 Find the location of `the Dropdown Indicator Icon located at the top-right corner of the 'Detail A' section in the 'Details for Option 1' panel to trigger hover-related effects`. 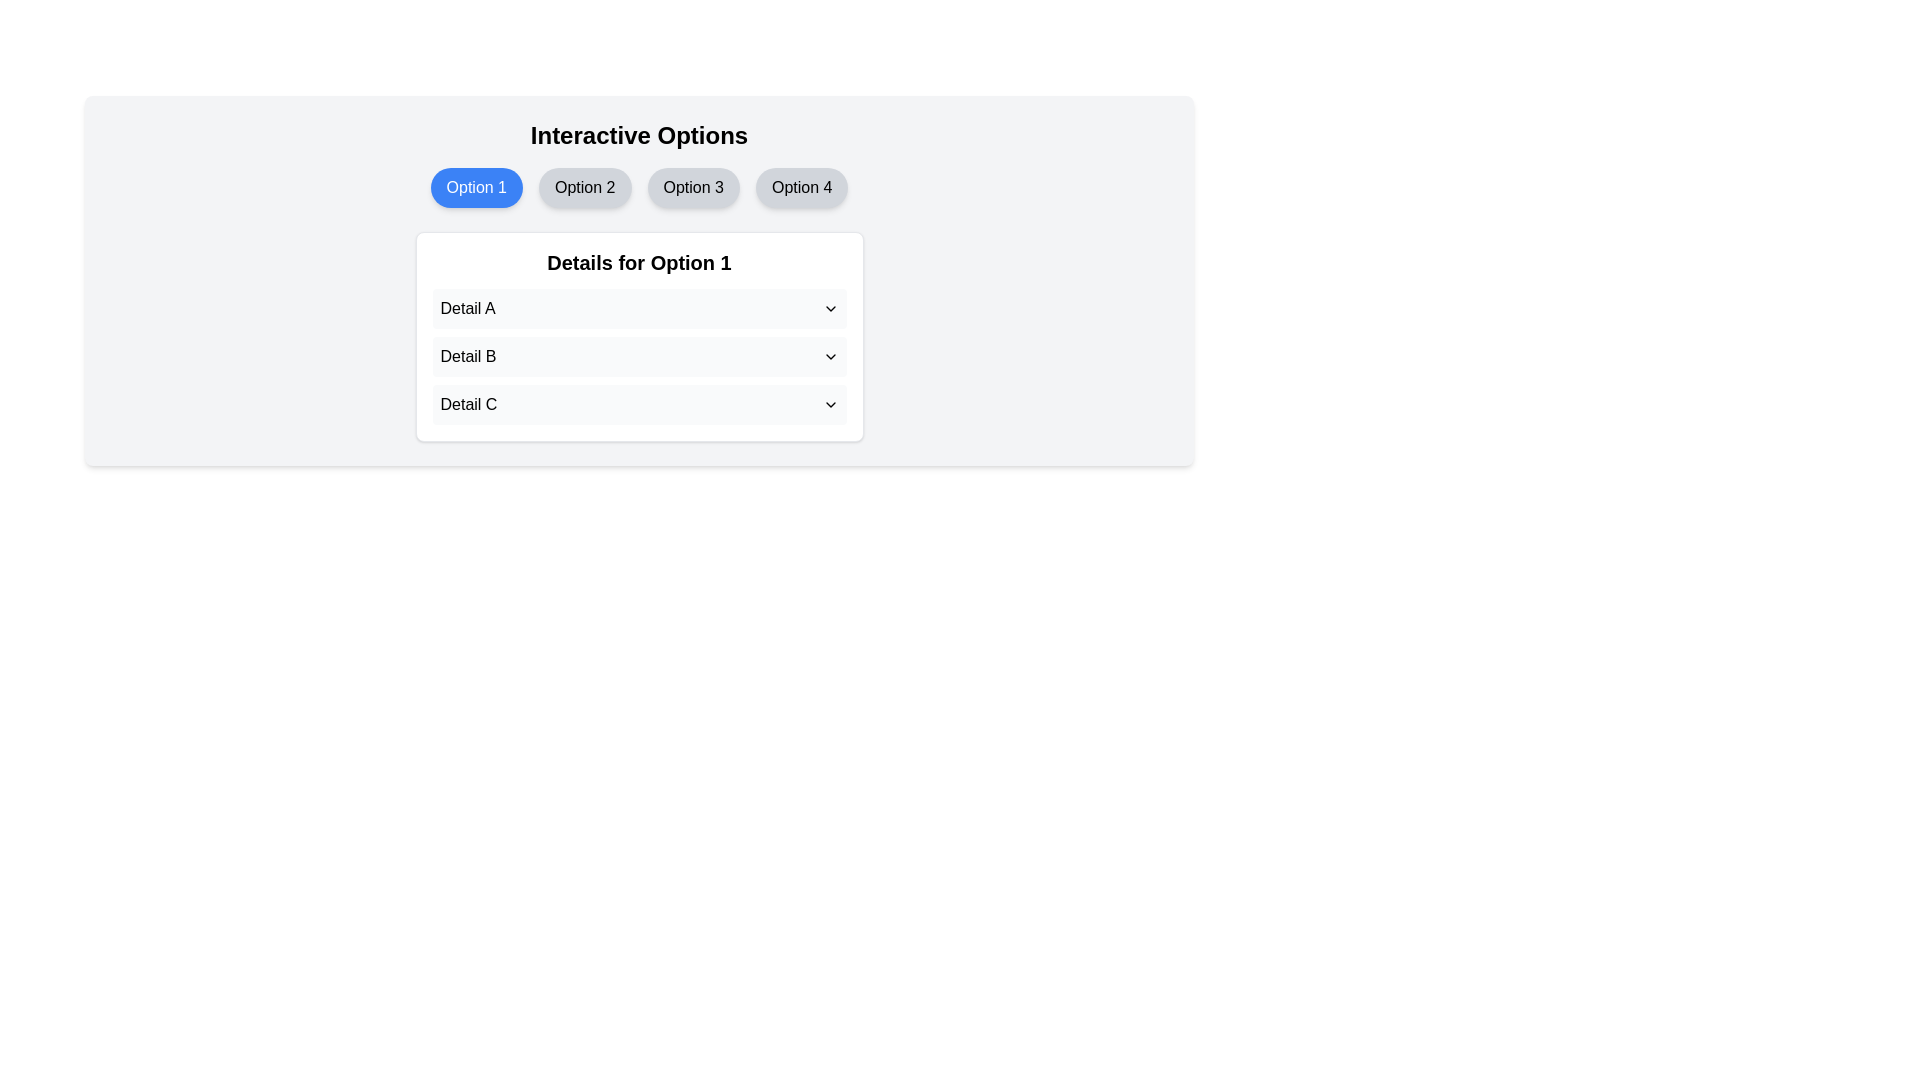

the Dropdown Indicator Icon located at the top-right corner of the 'Detail A' section in the 'Details for Option 1' panel to trigger hover-related effects is located at coordinates (830, 308).